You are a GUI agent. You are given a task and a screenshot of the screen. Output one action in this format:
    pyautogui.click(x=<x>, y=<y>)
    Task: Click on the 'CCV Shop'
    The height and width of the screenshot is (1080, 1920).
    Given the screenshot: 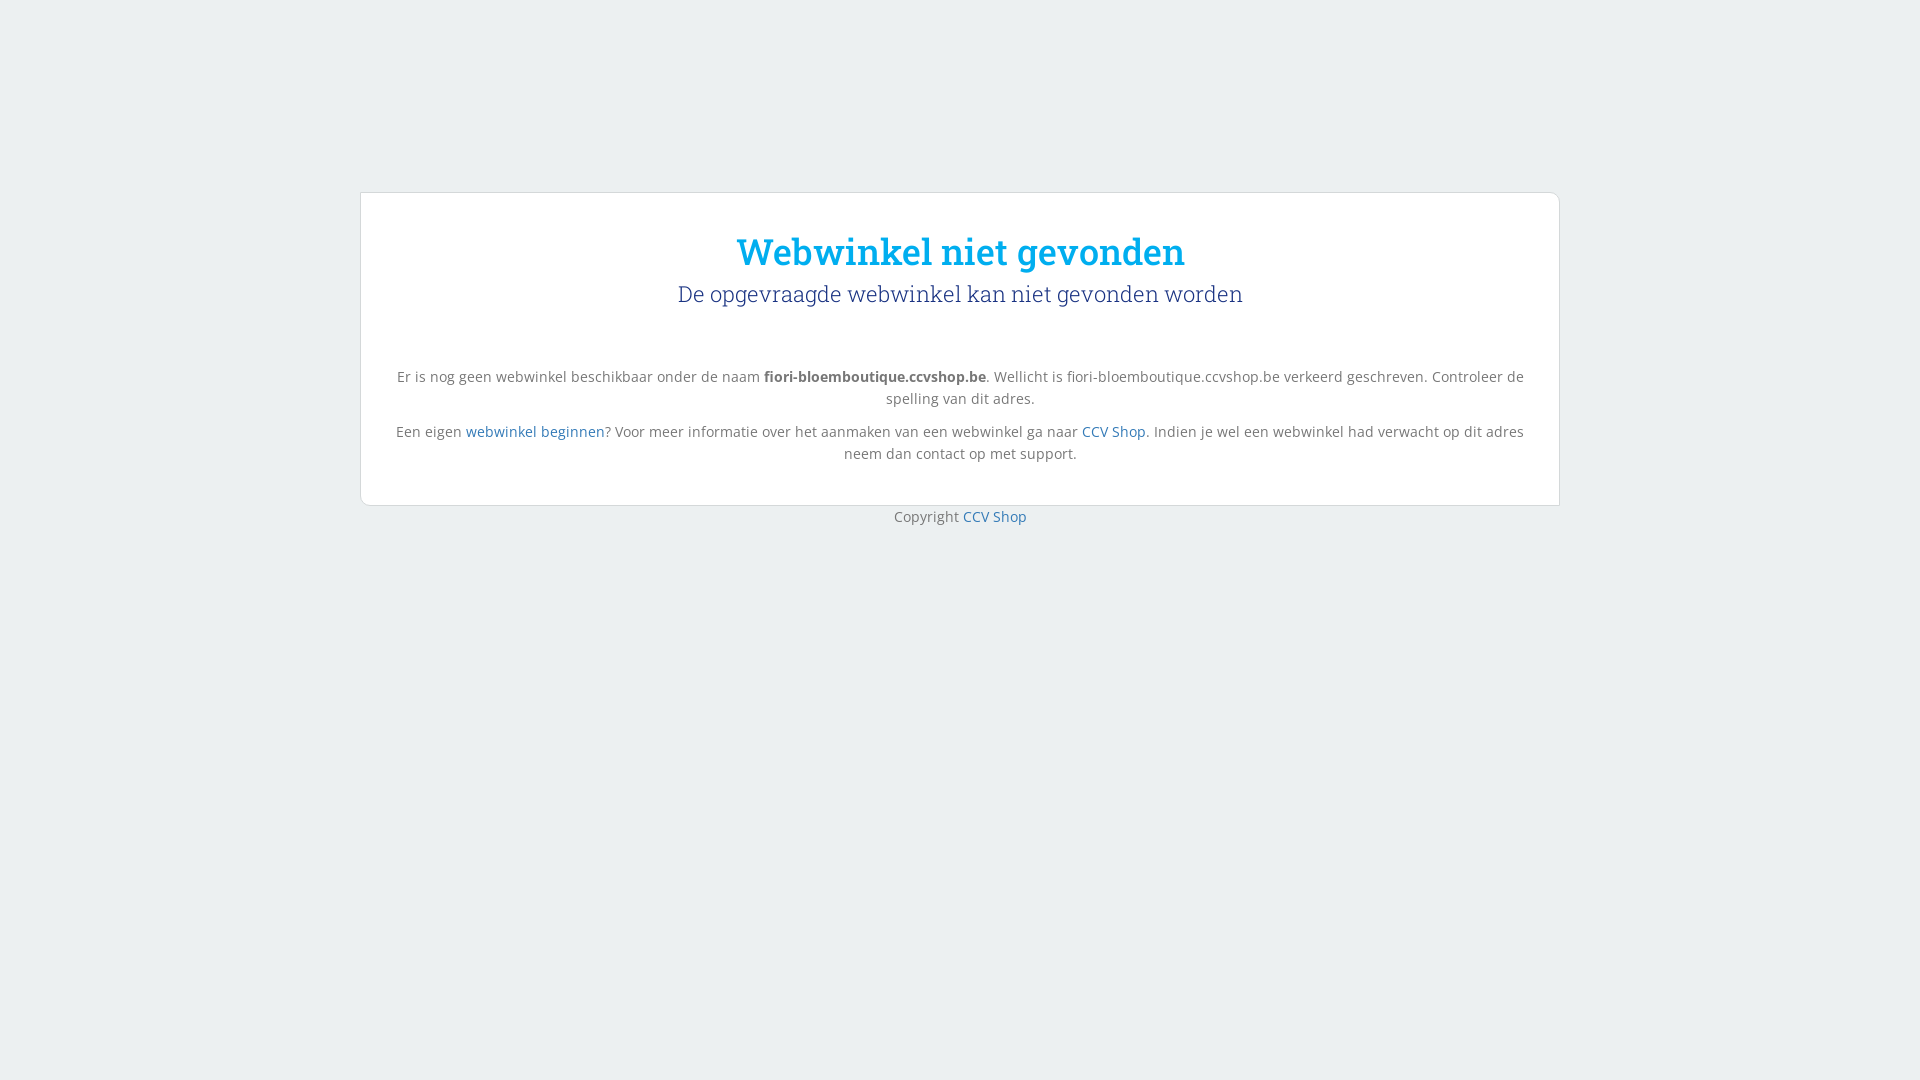 What is the action you would take?
    pyautogui.click(x=993, y=515)
    